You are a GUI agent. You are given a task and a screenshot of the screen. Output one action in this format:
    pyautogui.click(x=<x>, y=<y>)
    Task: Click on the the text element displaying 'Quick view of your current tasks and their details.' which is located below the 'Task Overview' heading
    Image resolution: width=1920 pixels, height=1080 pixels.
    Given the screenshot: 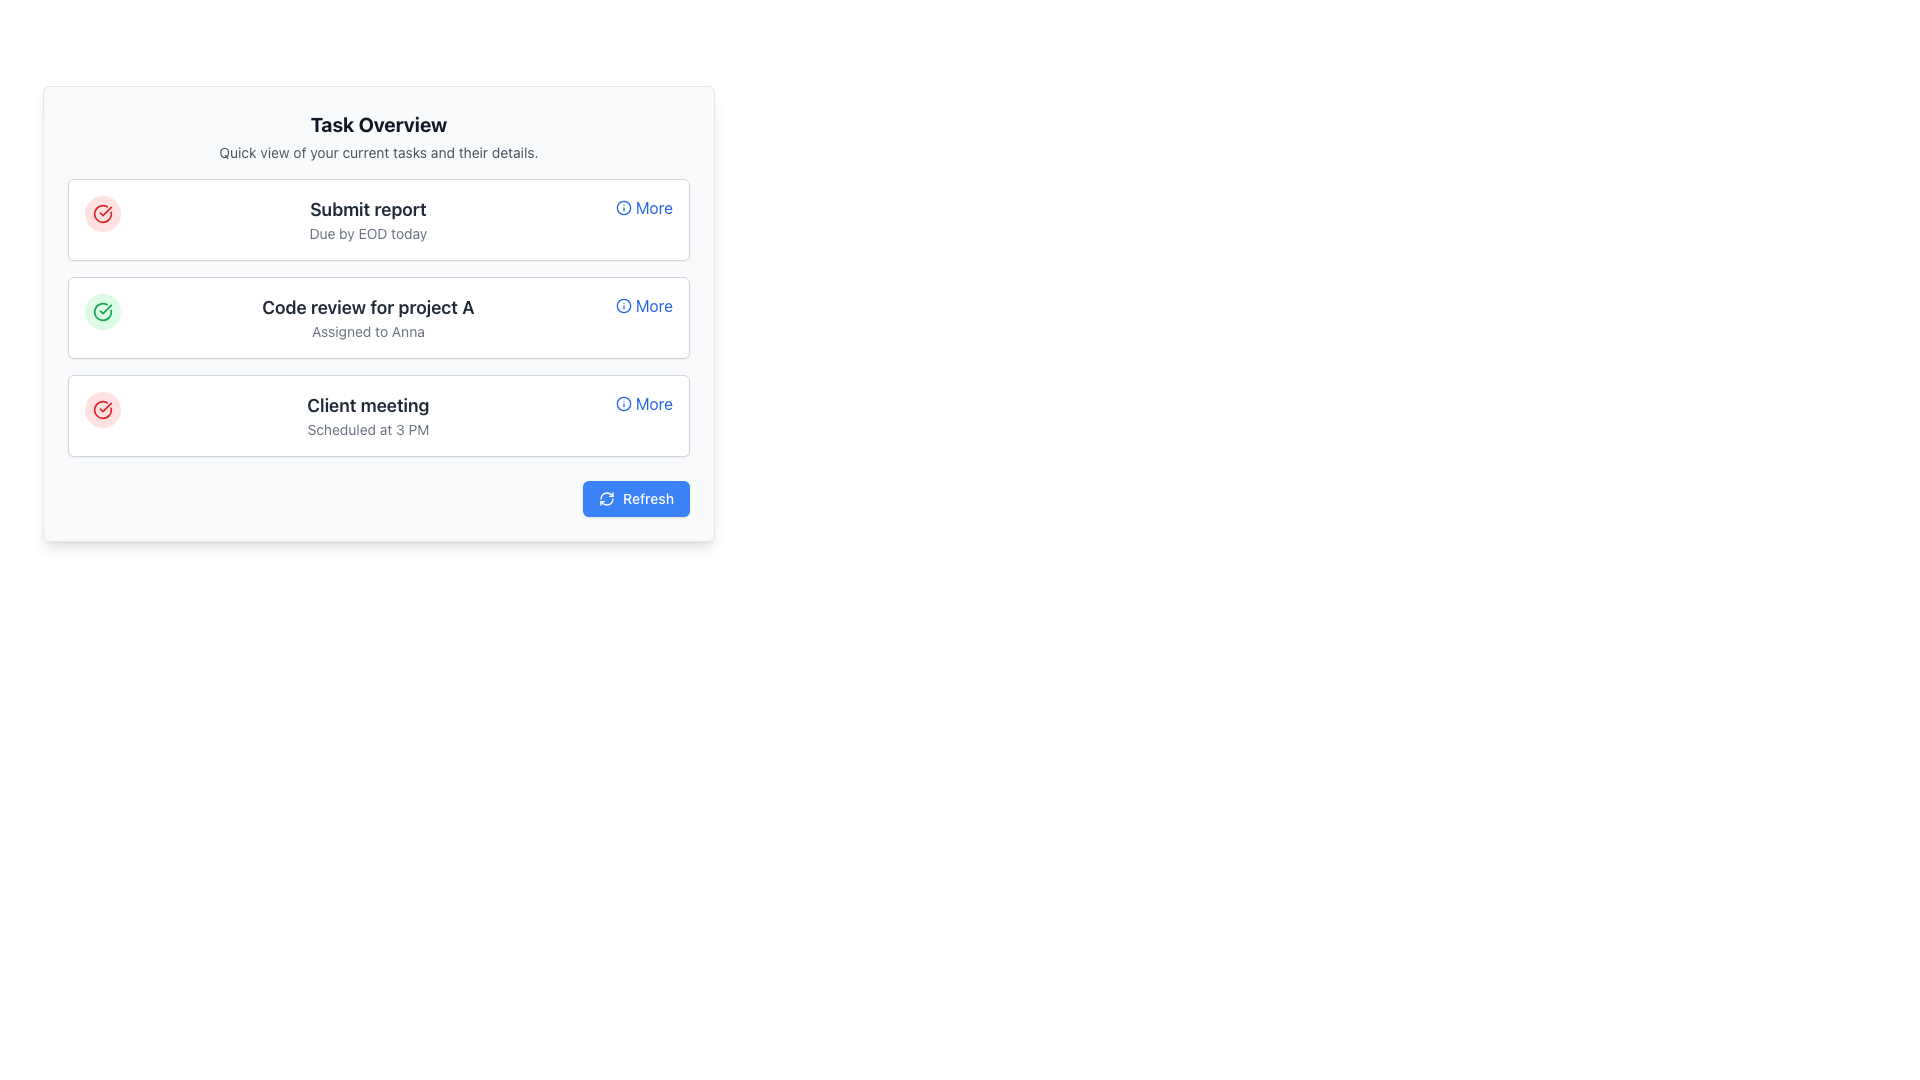 What is the action you would take?
    pyautogui.click(x=379, y=152)
    